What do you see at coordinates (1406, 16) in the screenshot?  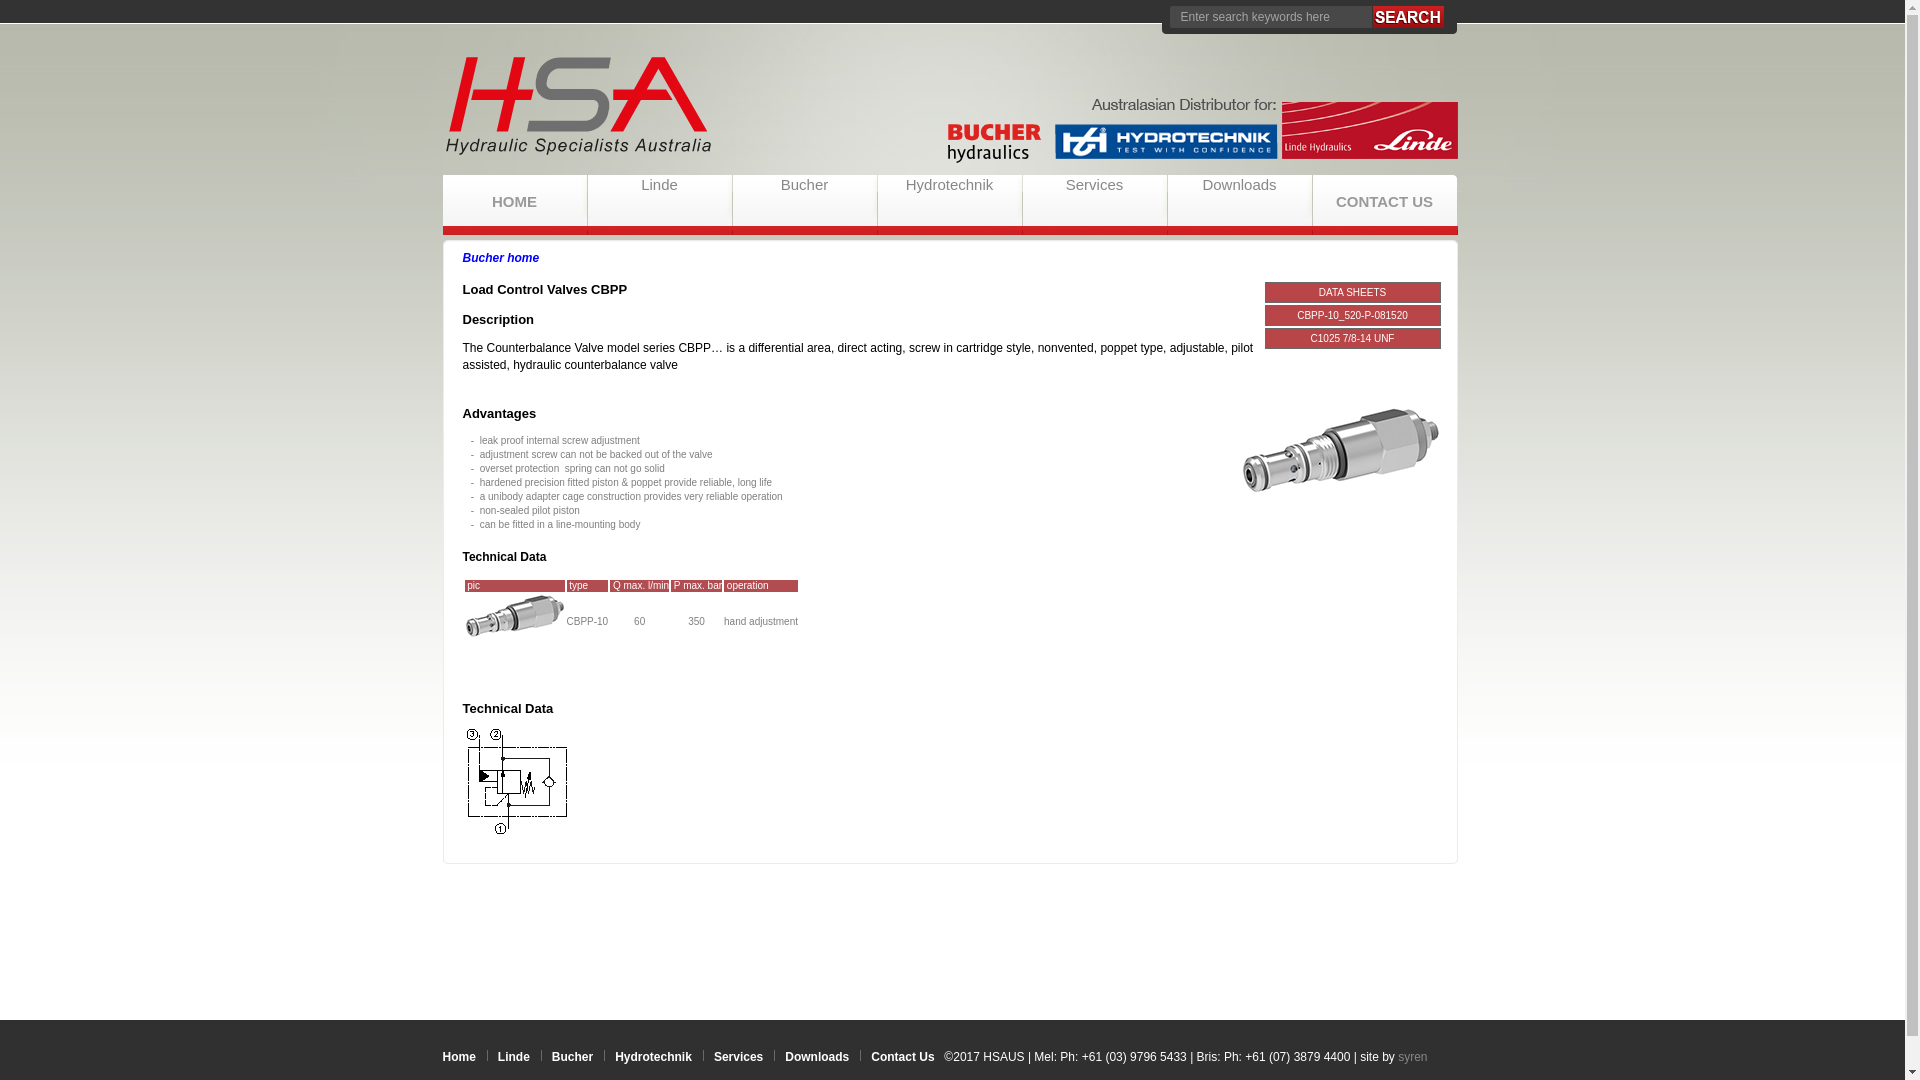 I see `'Search'` at bounding box center [1406, 16].